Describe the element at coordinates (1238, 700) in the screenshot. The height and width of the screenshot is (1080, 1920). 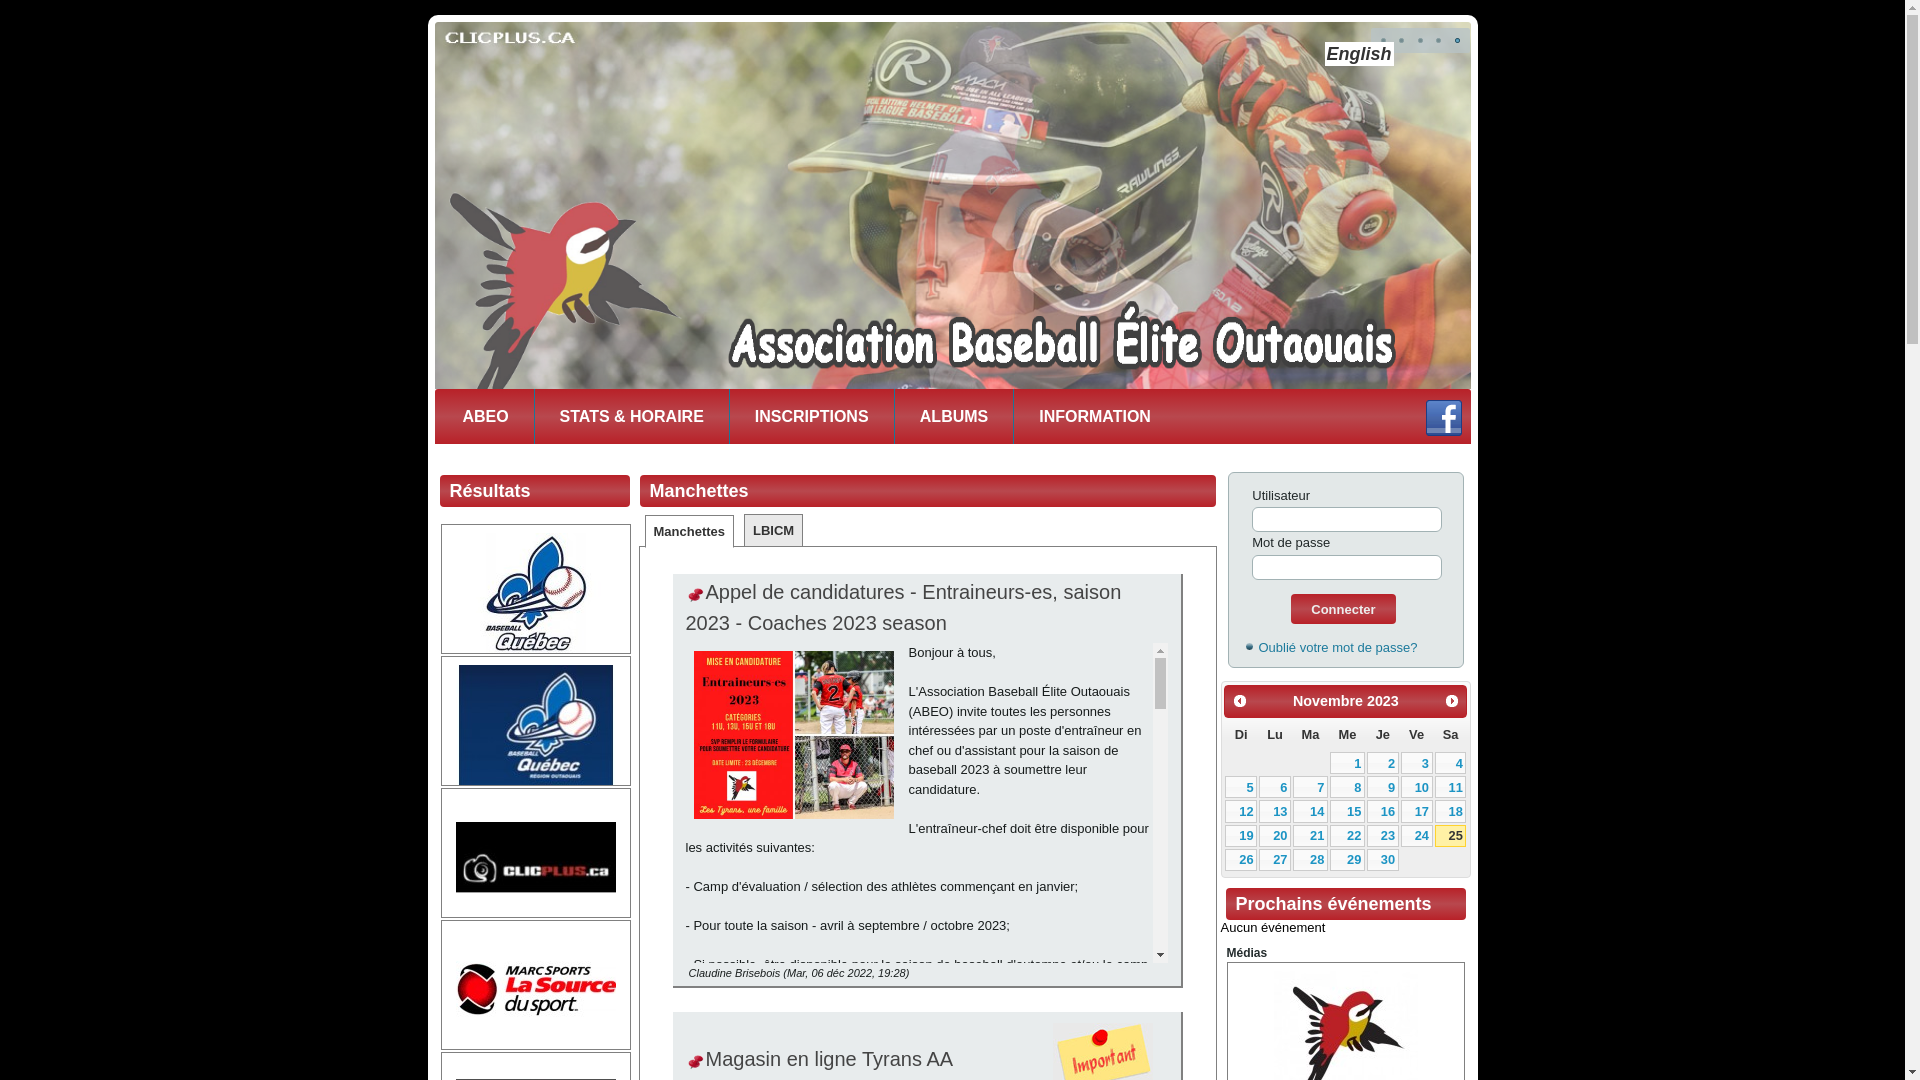
I see `'Prev'` at that location.